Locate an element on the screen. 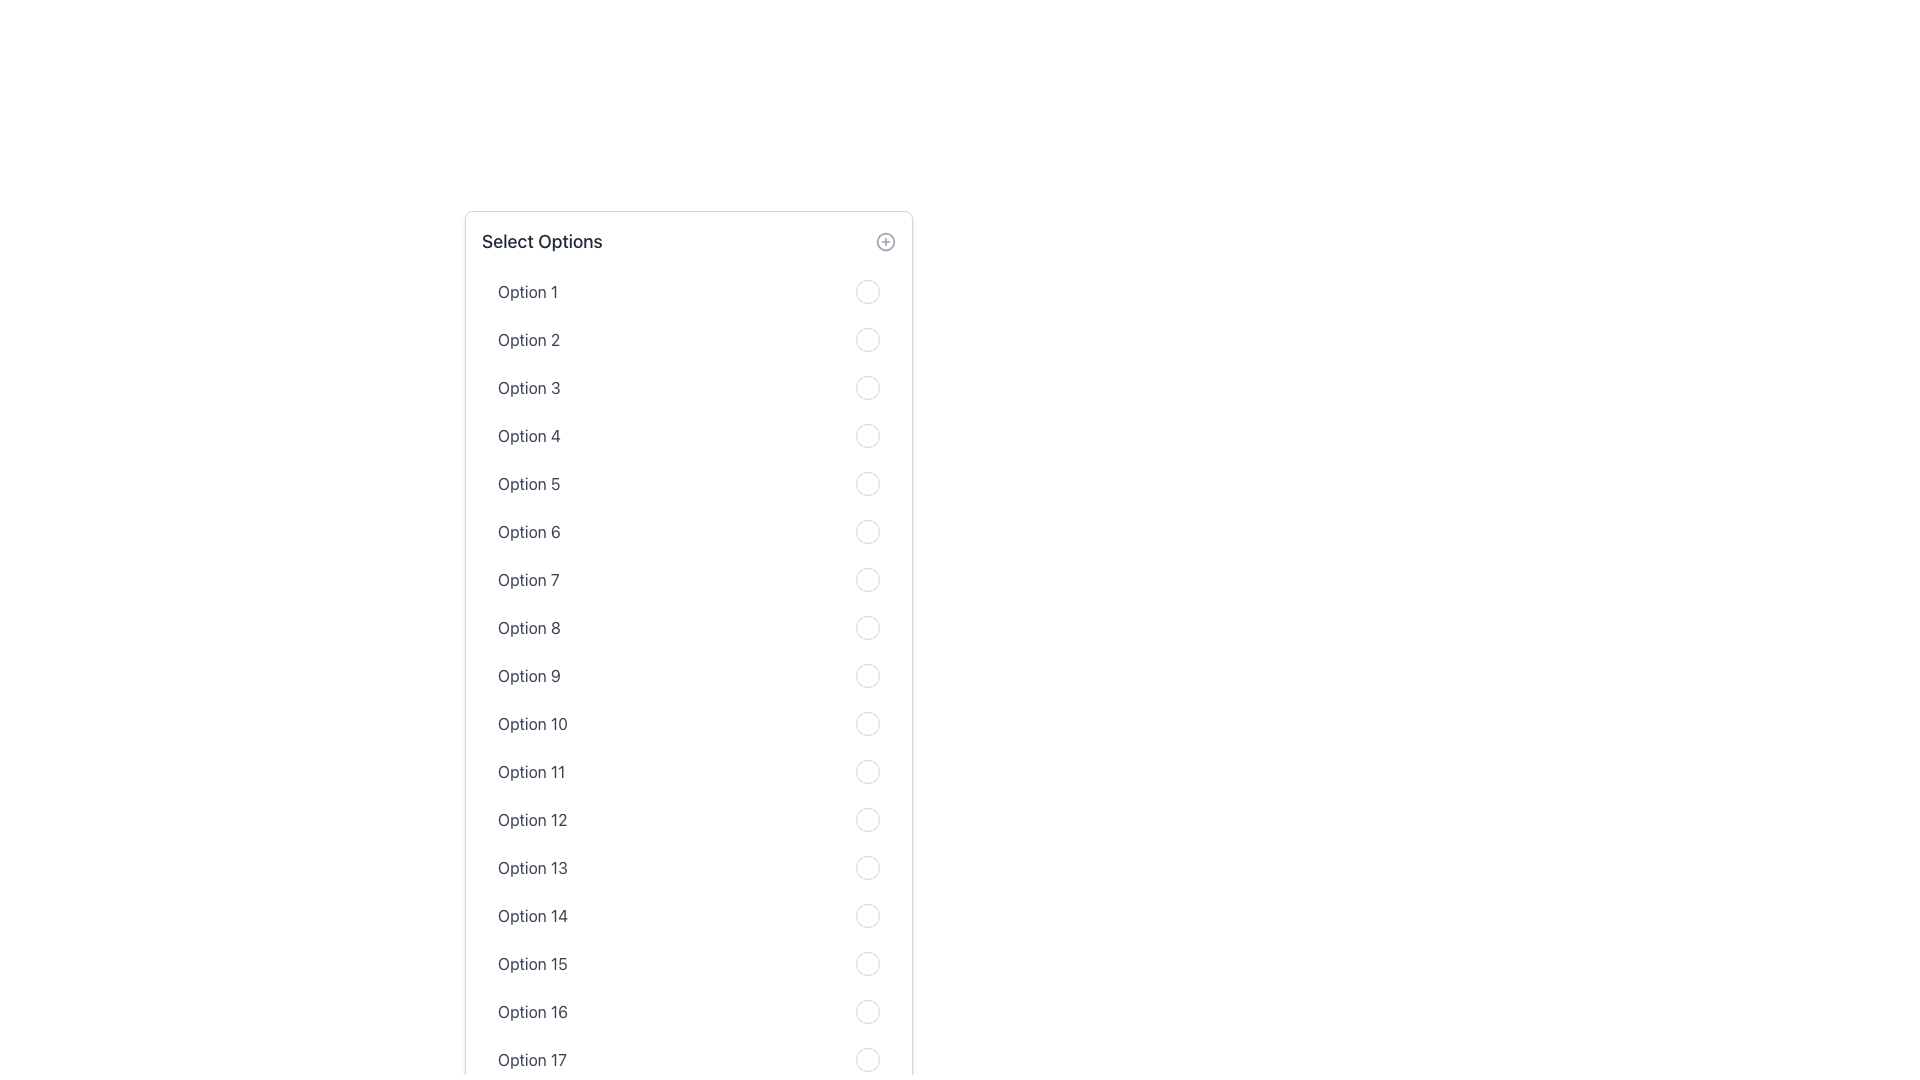 The image size is (1920, 1080). the fifth List Item with Radio Button in the 'Select Options' list to trigger hover effects is located at coordinates (689, 483).